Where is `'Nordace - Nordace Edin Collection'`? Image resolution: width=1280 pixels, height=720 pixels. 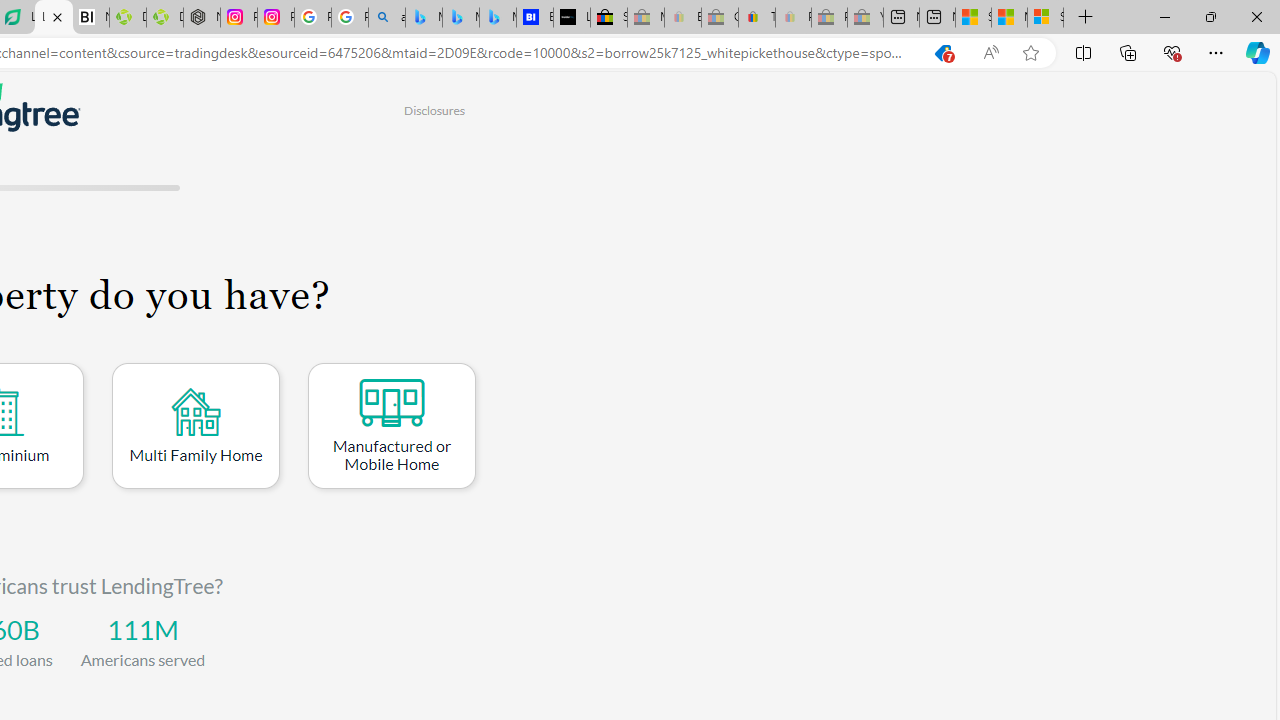
'Nordace - Nordace Edin Collection' is located at coordinates (202, 17).